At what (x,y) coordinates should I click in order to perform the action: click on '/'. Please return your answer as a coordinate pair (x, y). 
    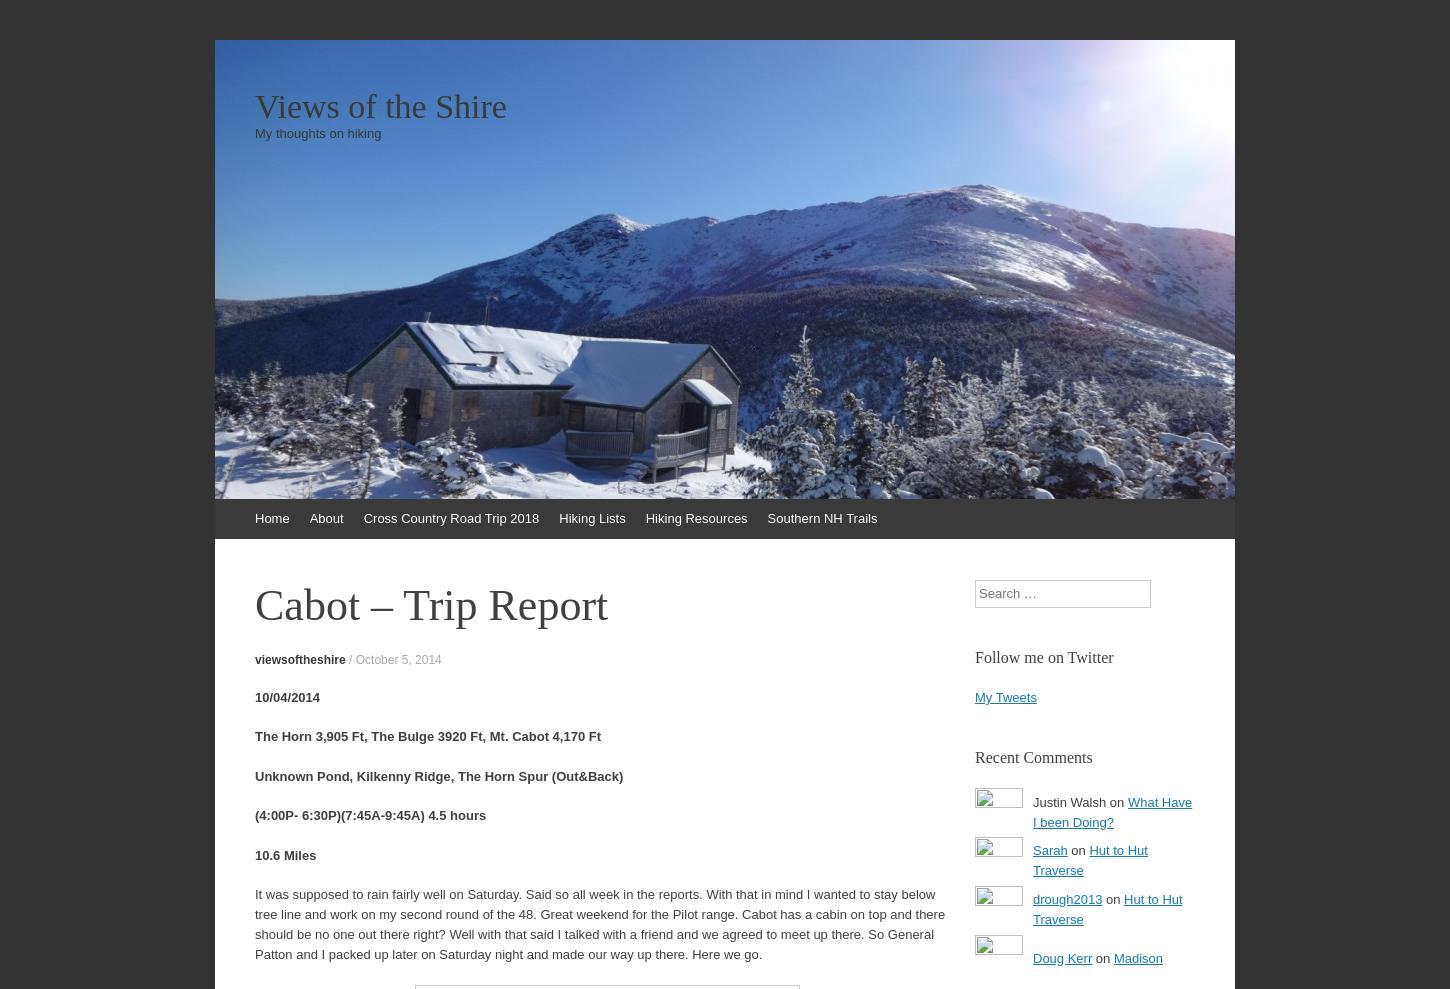
    Looking at the image, I should click on (344, 659).